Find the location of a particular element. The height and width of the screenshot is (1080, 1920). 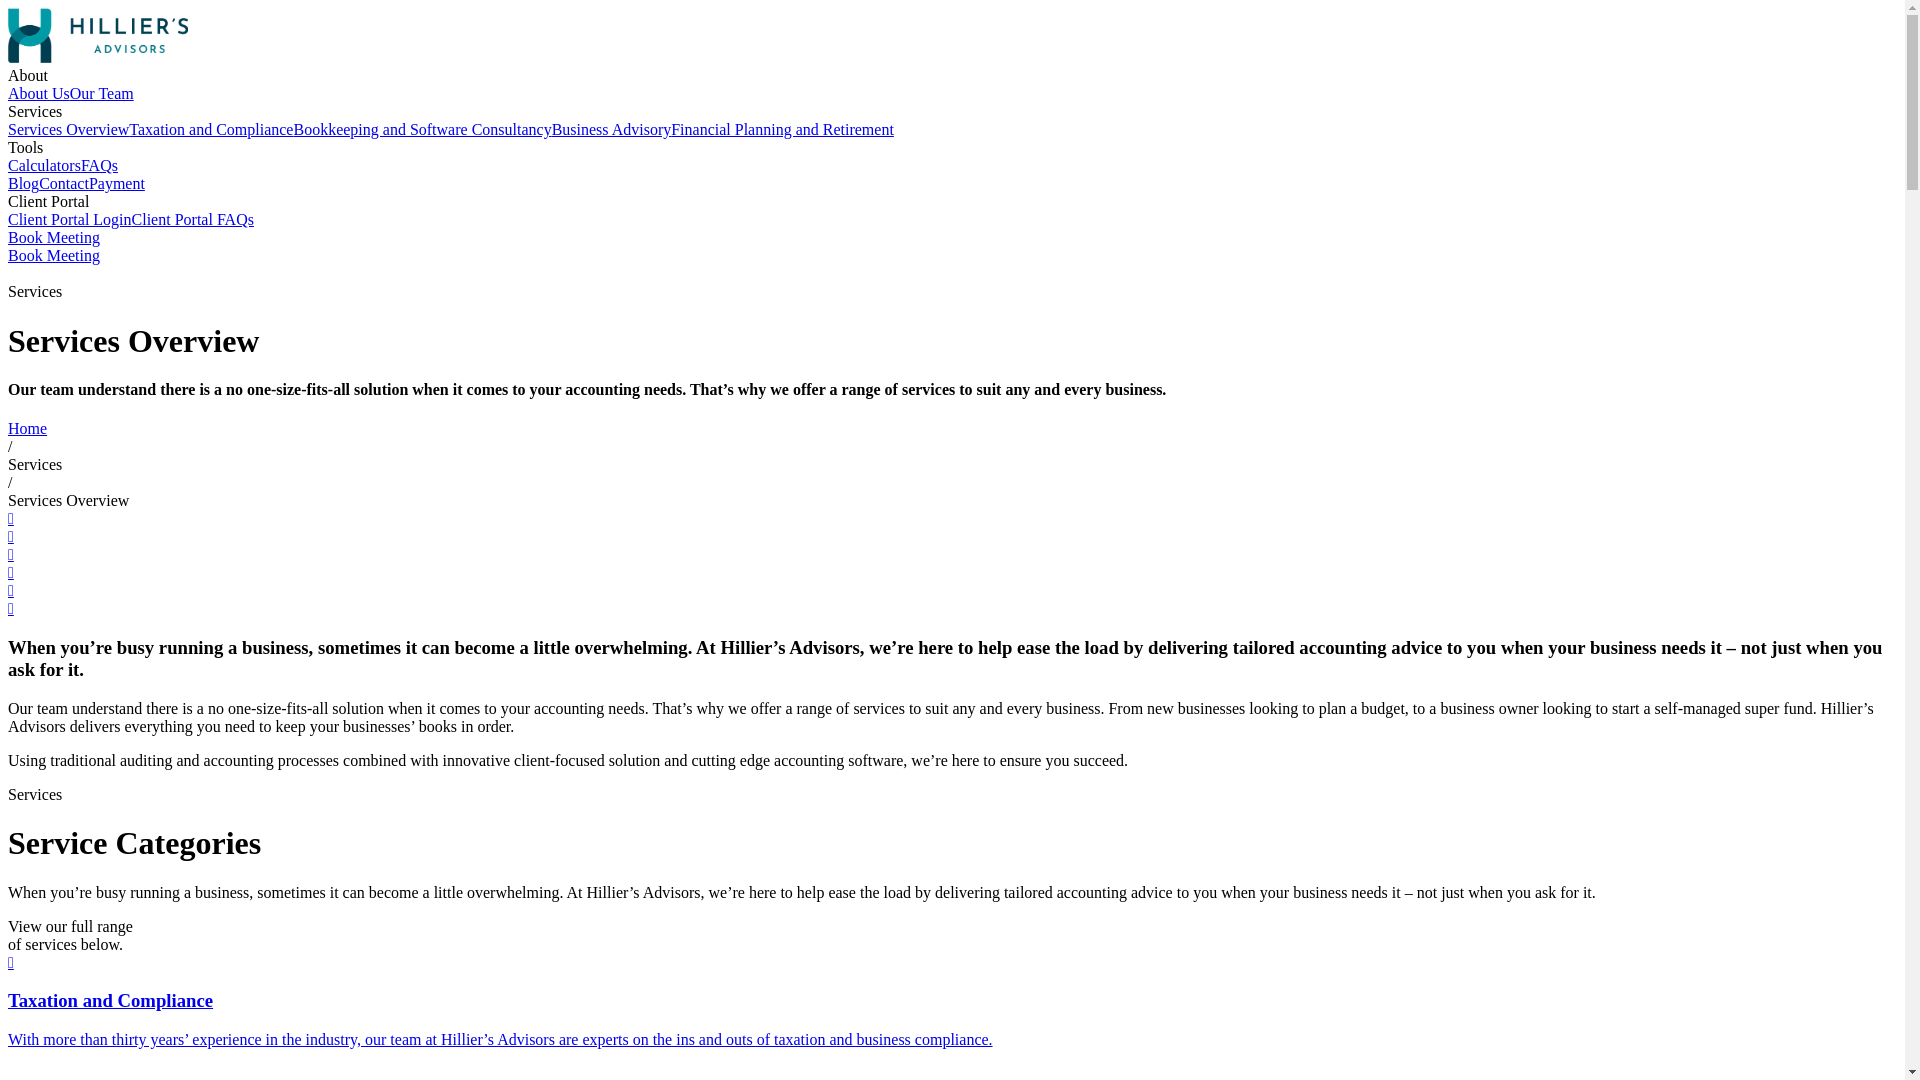

'Home' is located at coordinates (8, 427).